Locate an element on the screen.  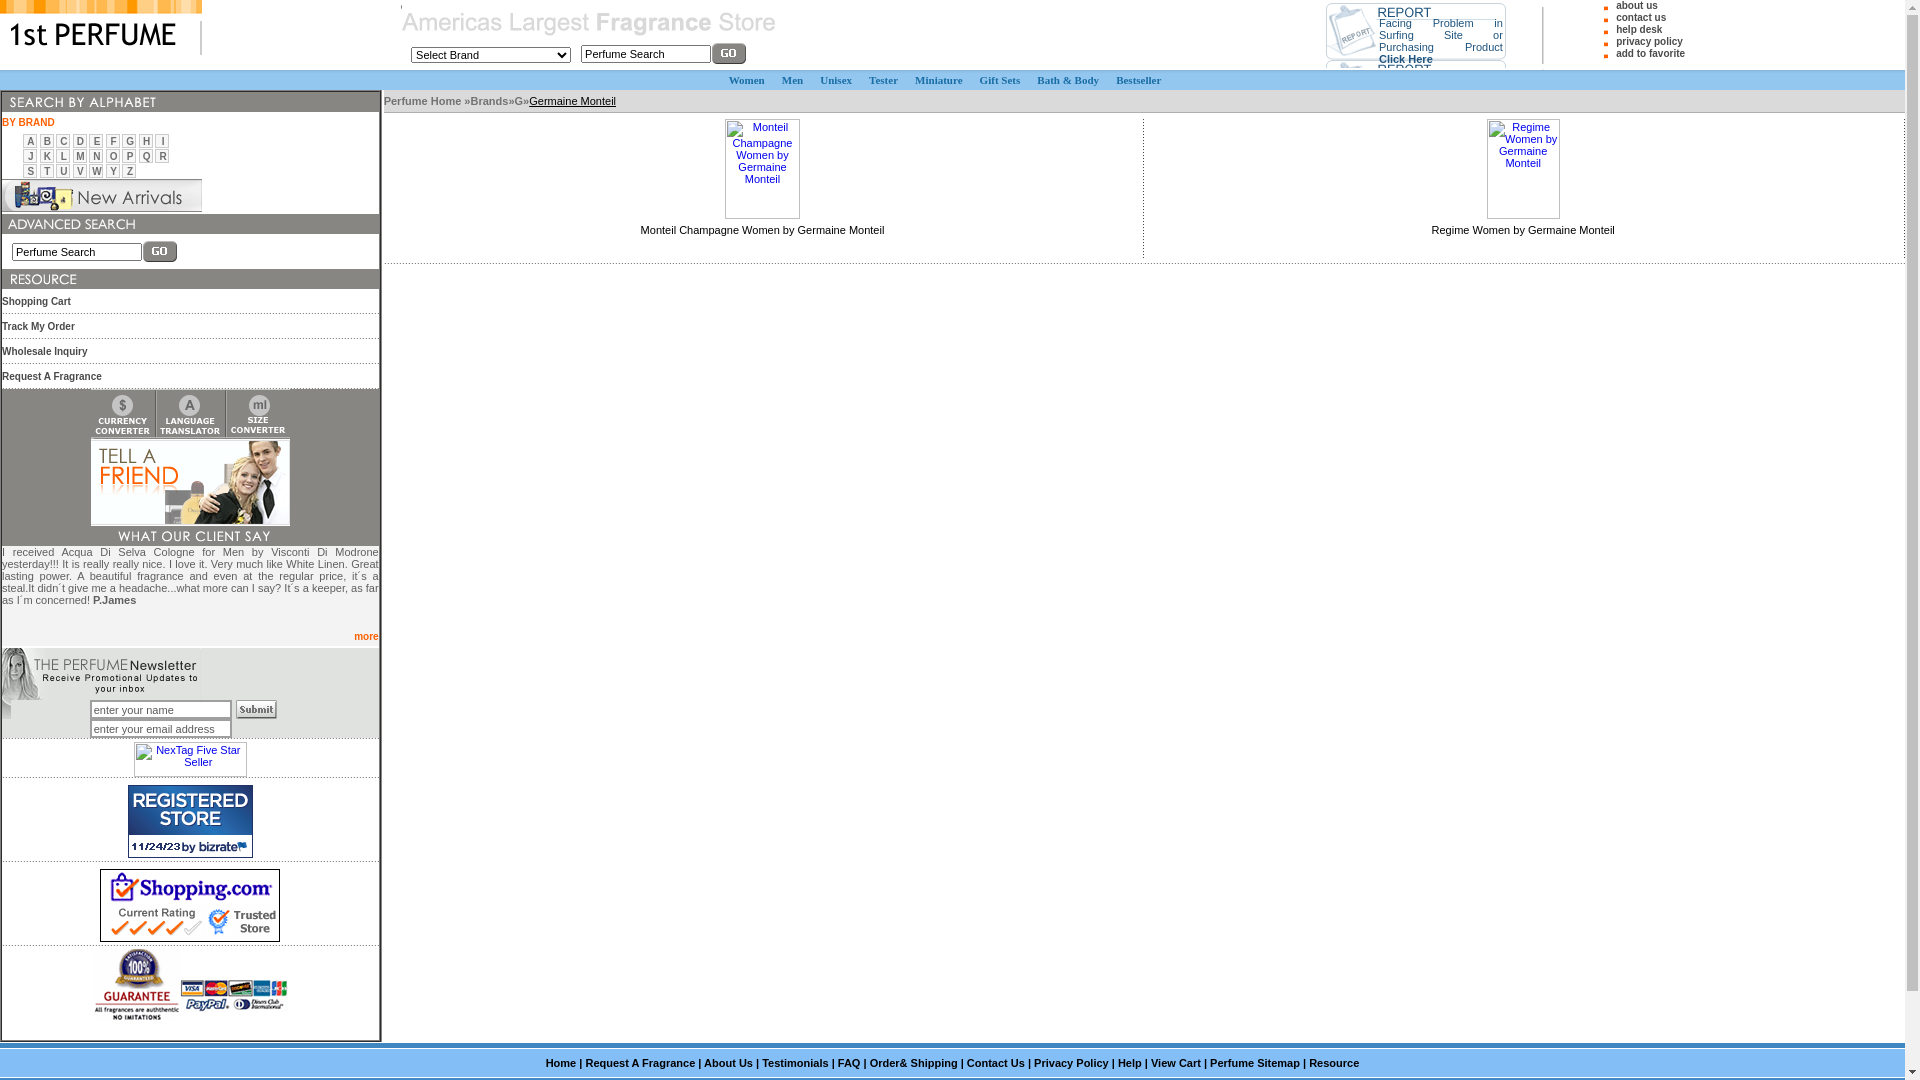
'privacy policy' is located at coordinates (1649, 41).